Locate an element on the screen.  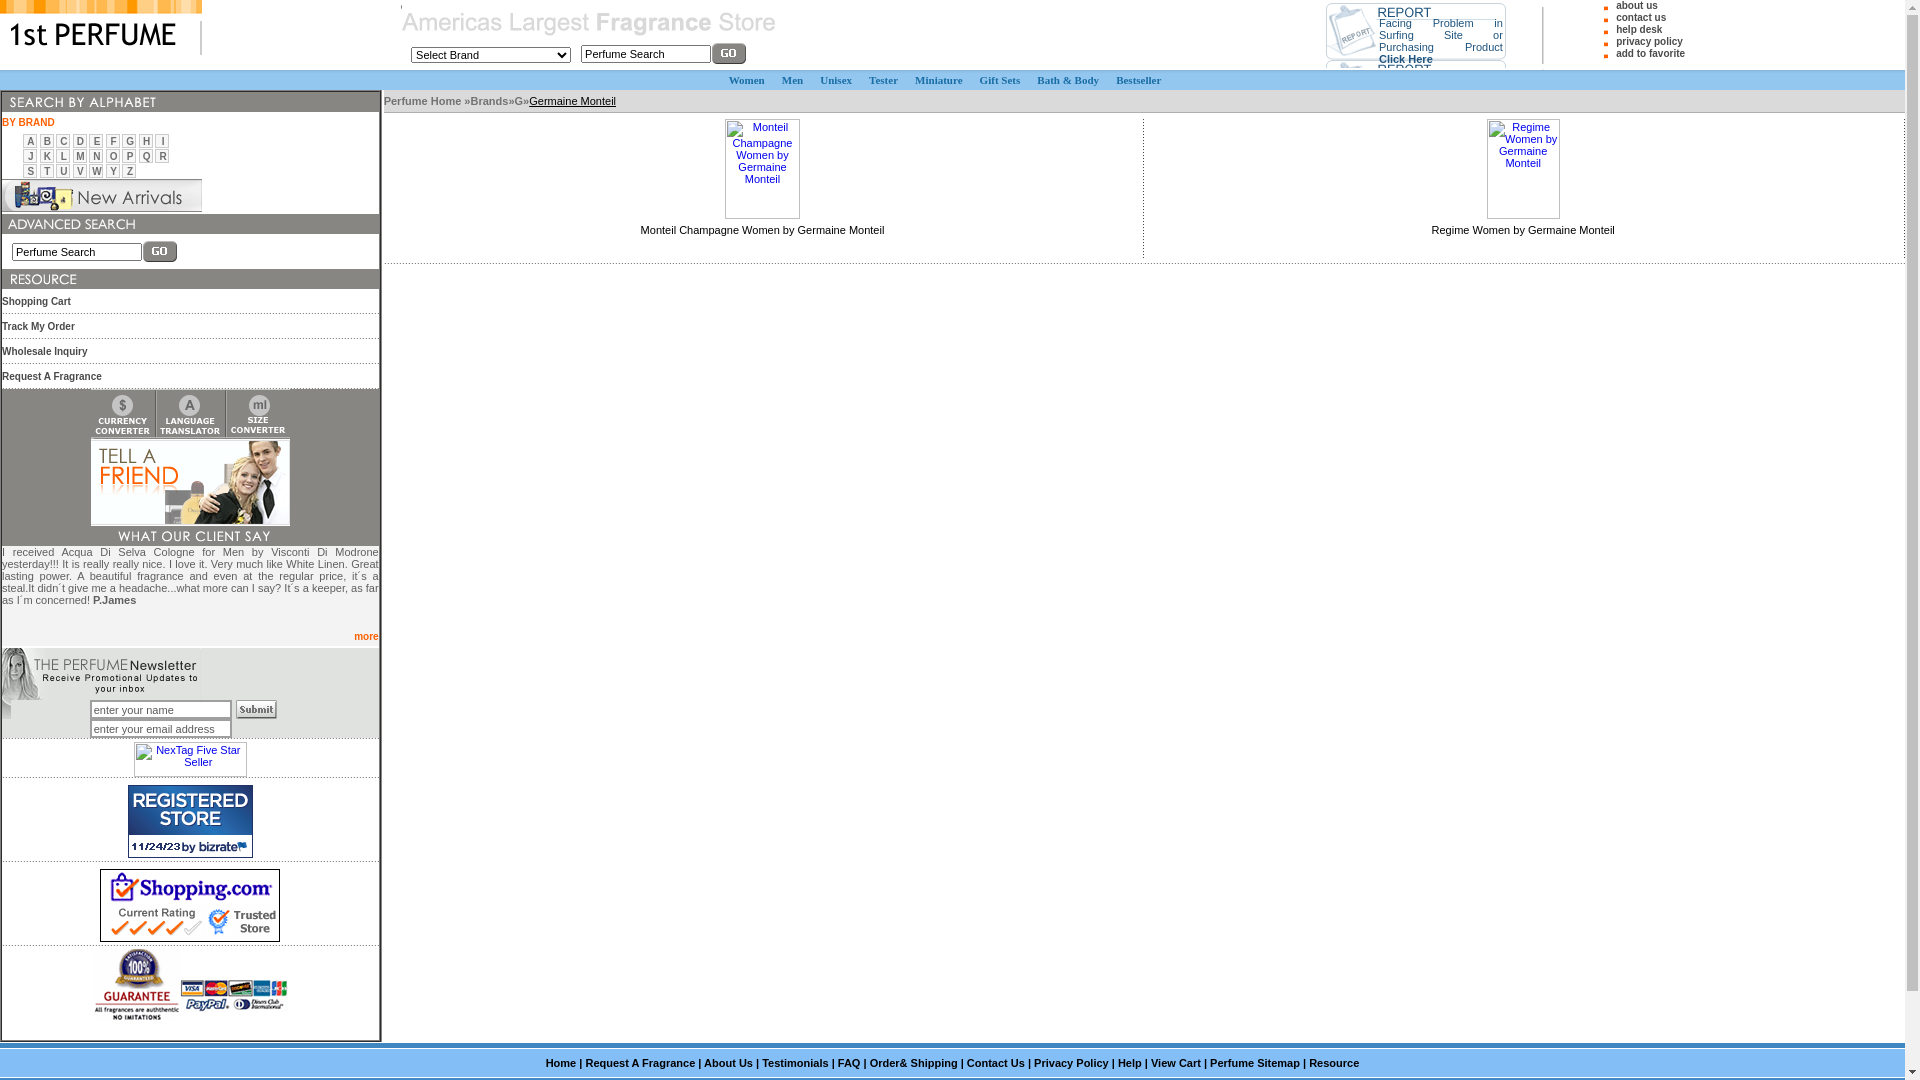
'privacy policy' is located at coordinates (1649, 41).